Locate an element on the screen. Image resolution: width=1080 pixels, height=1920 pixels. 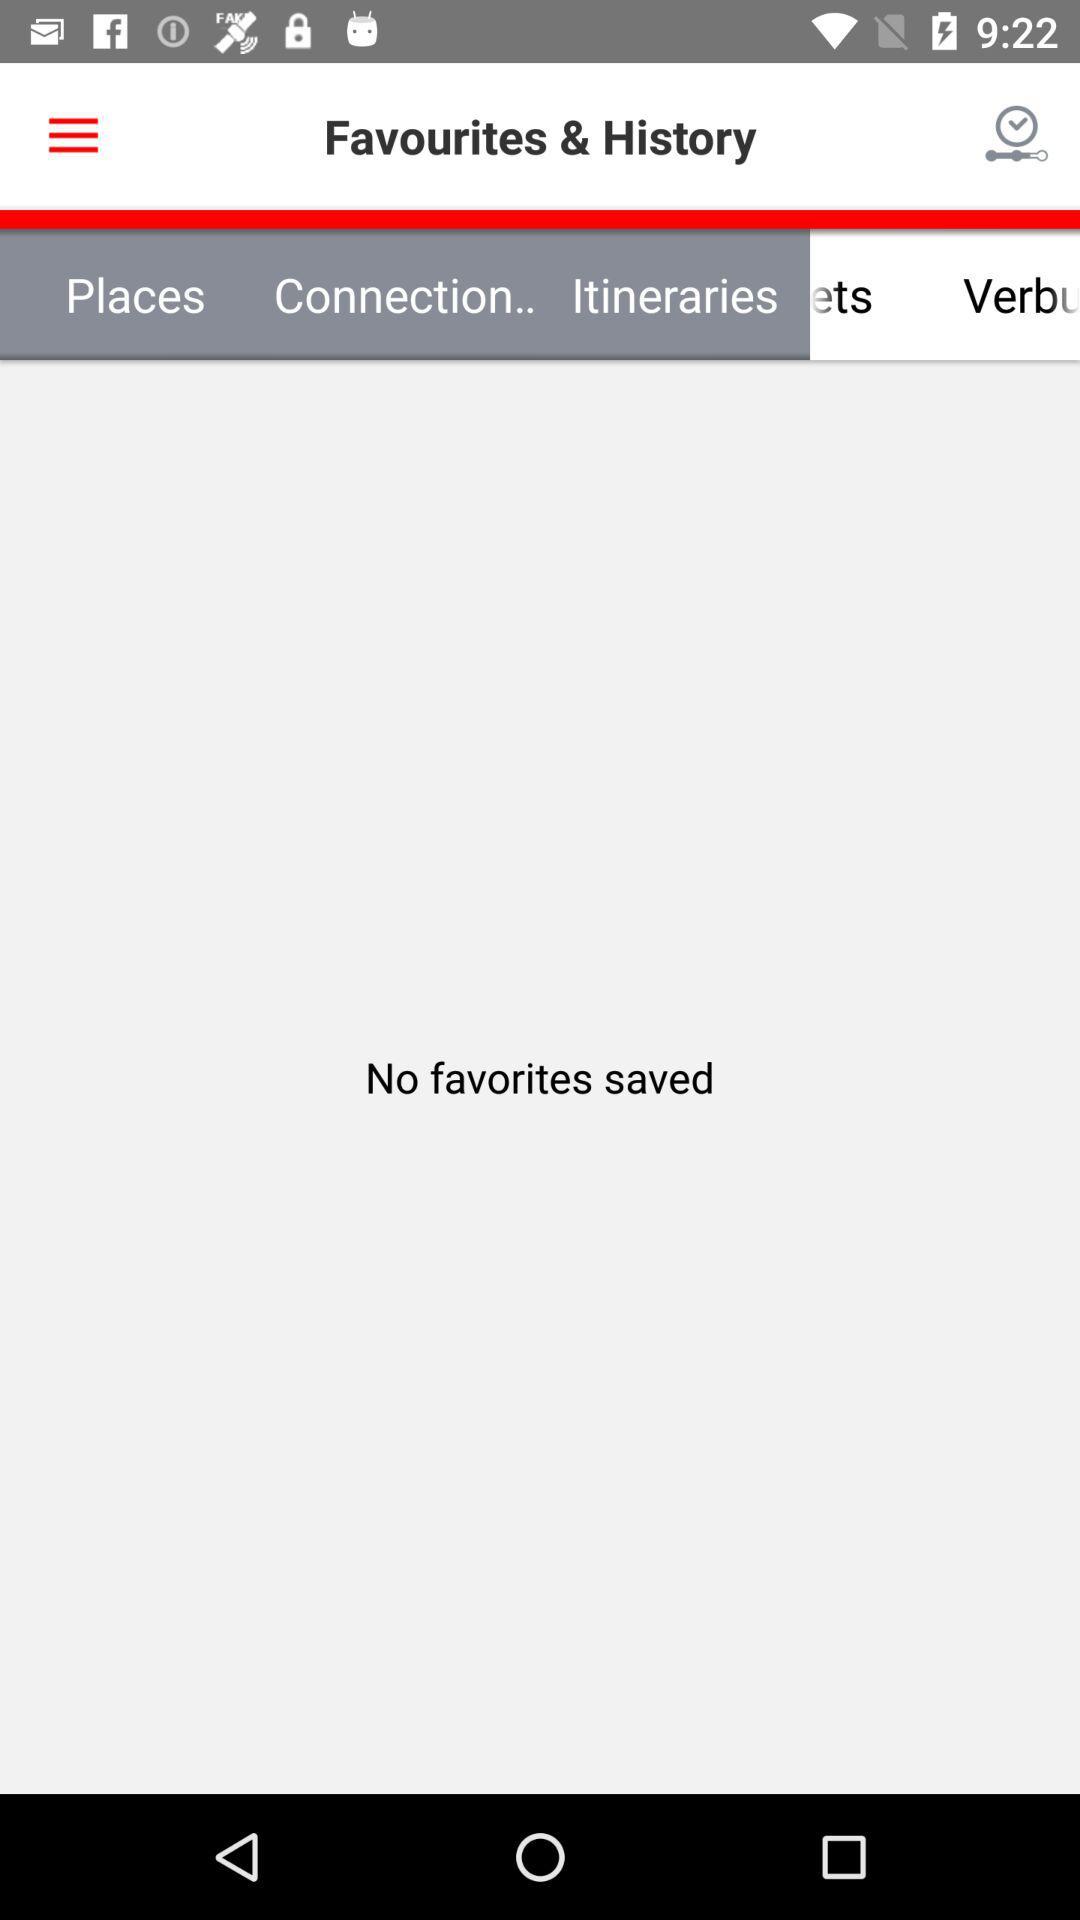
verbundtickets item is located at coordinates (945, 293).